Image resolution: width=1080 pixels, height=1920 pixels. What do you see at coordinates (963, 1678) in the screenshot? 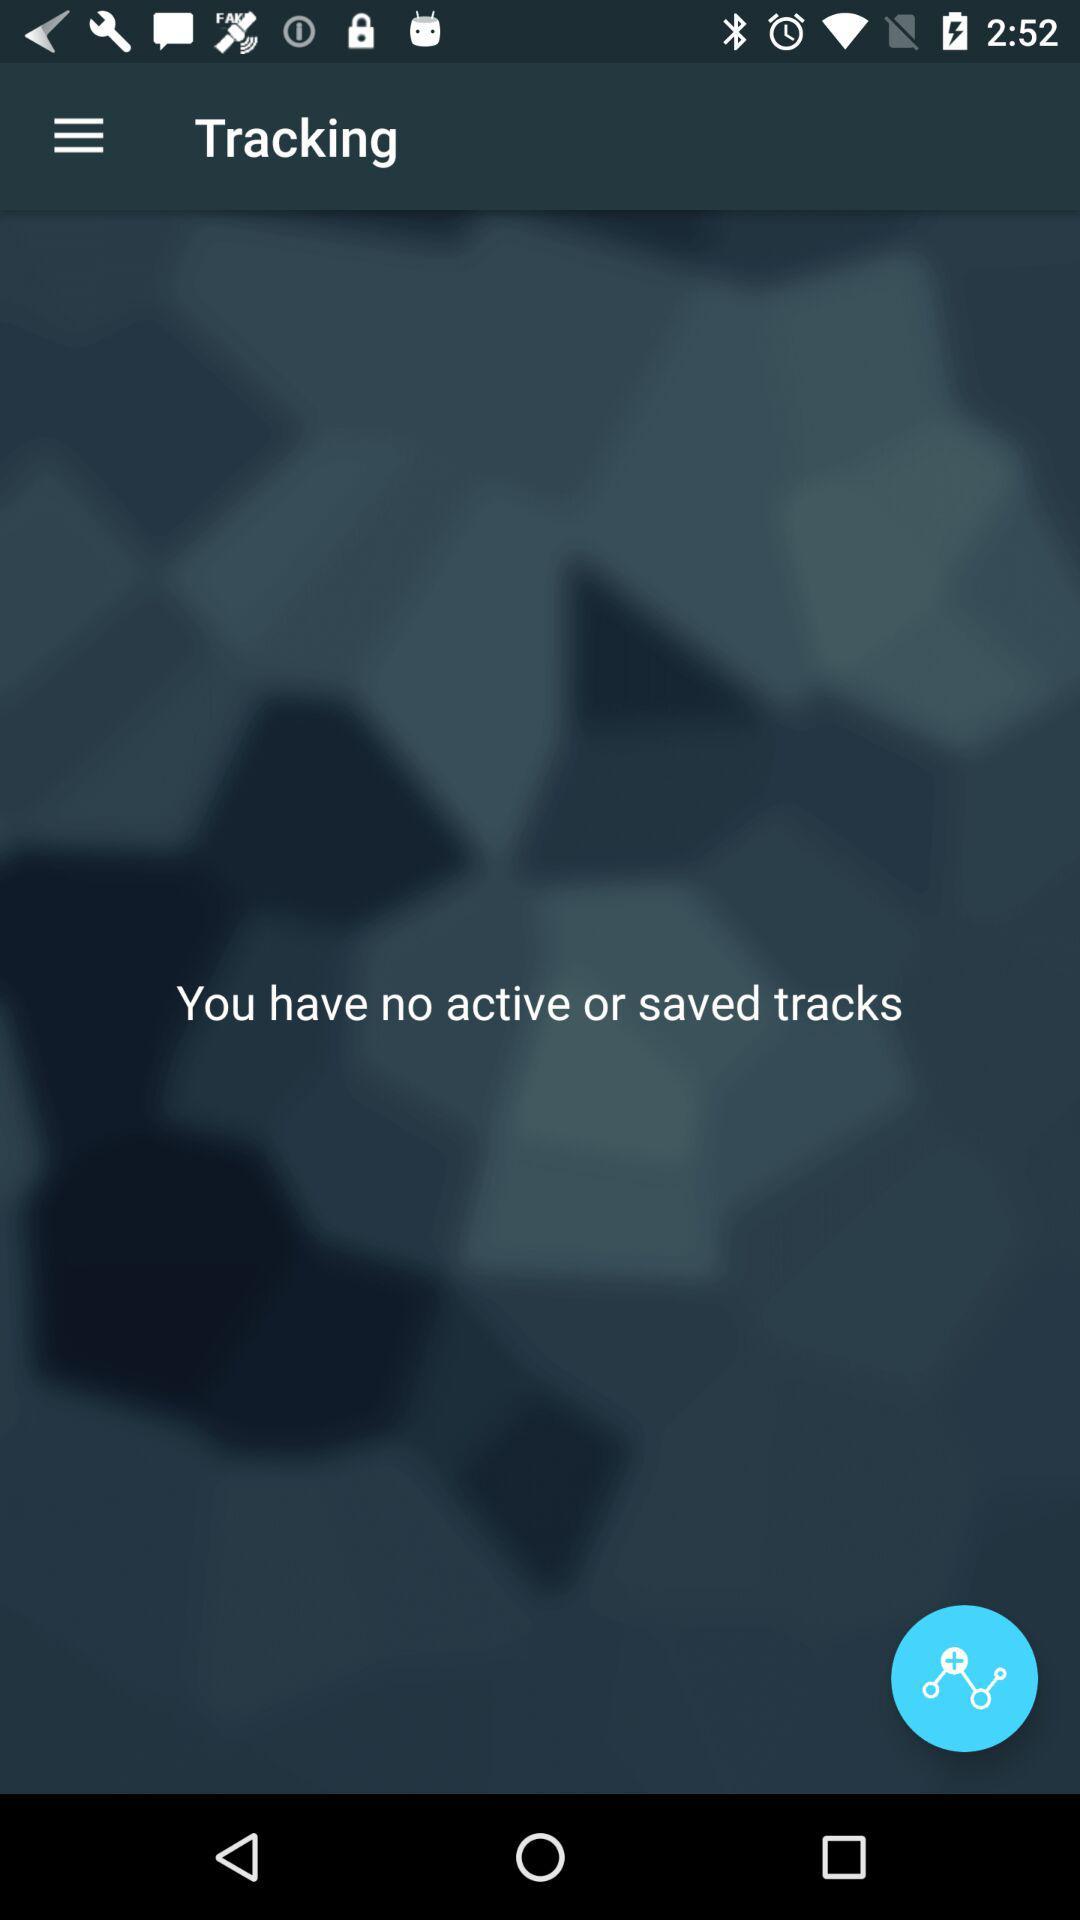
I see `new` at bounding box center [963, 1678].